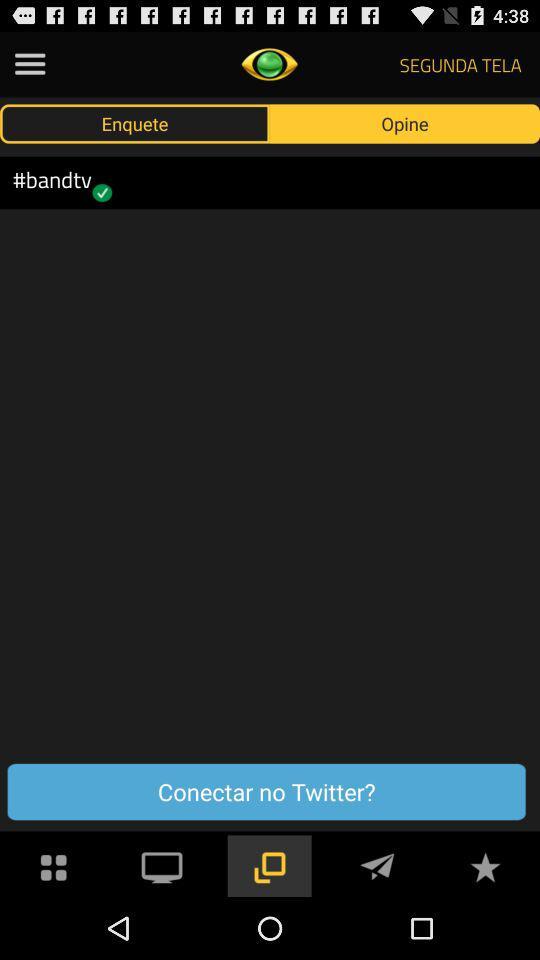 The image size is (540, 960). What do you see at coordinates (29, 64) in the screenshot?
I see `the icon above enquete icon` at bounding box center [29, 64].